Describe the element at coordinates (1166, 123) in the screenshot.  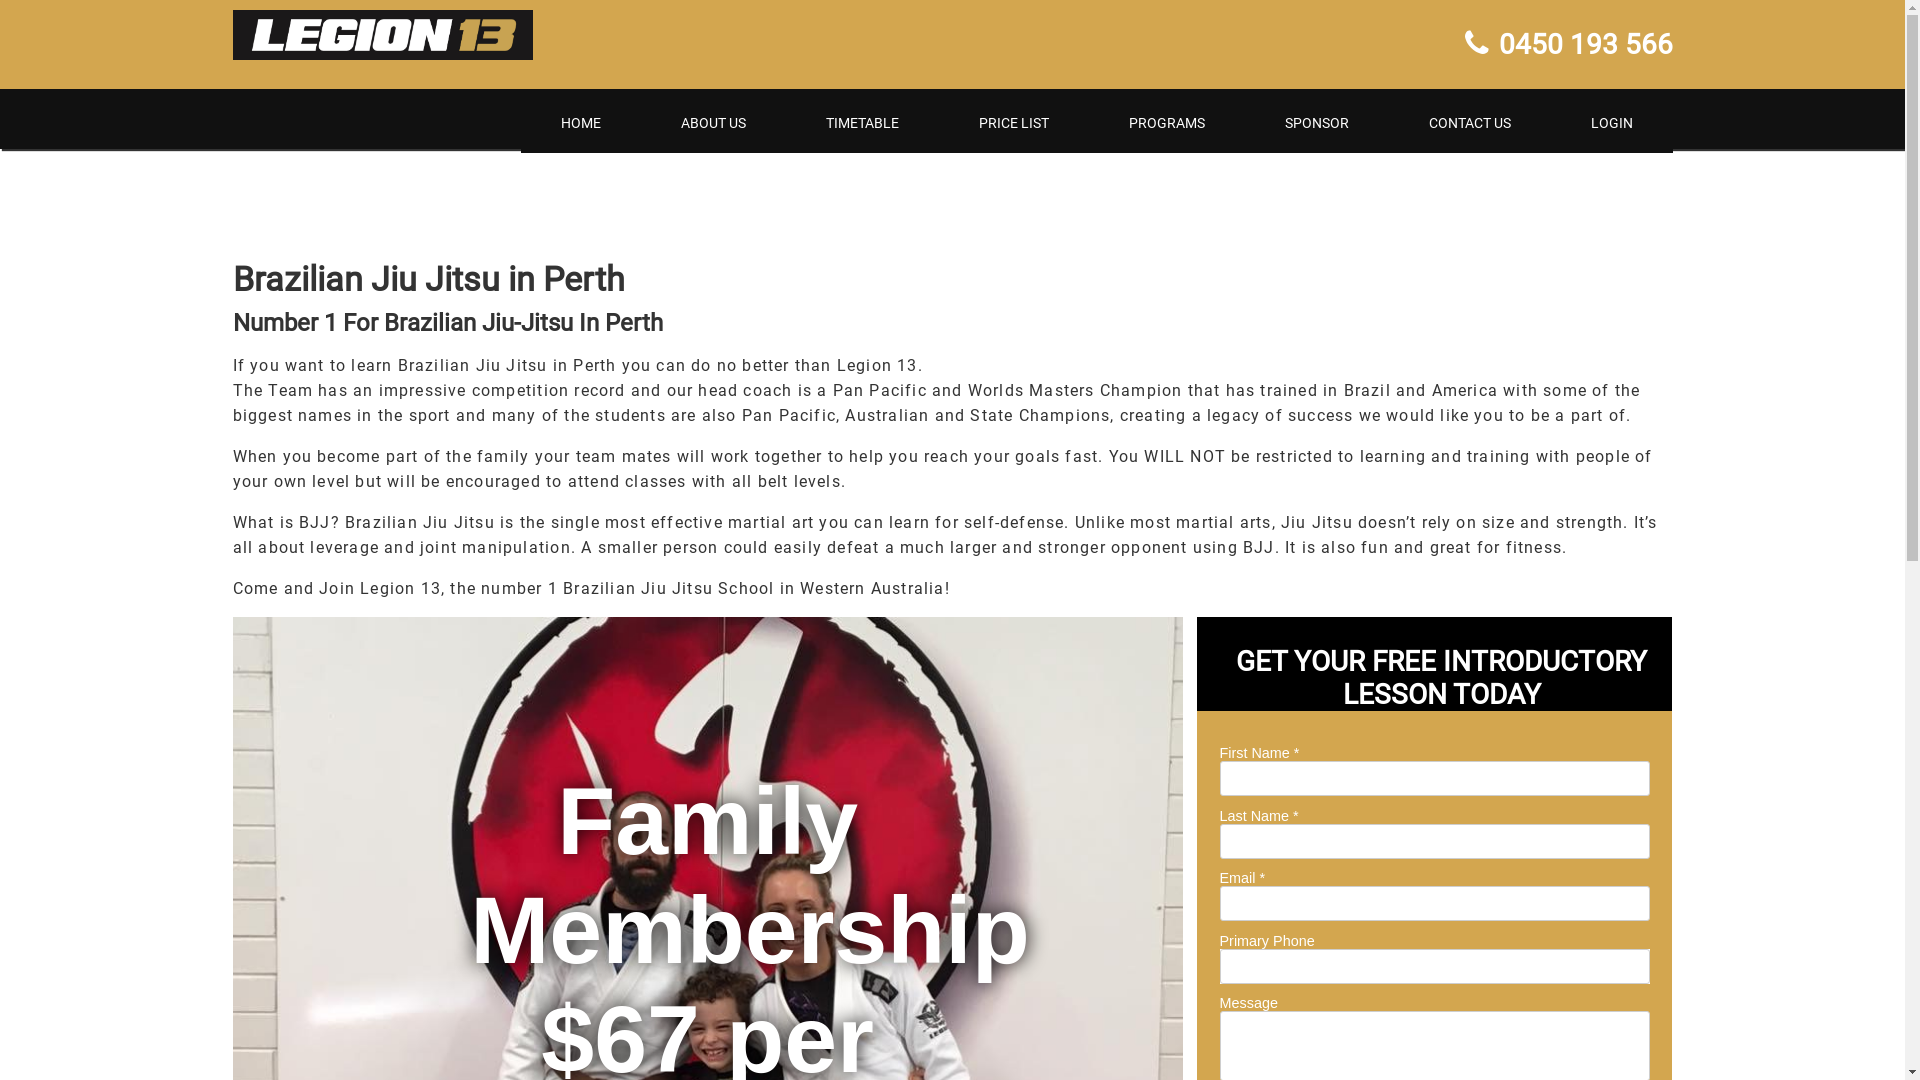
I see `'PROGRAMS'` at that location.